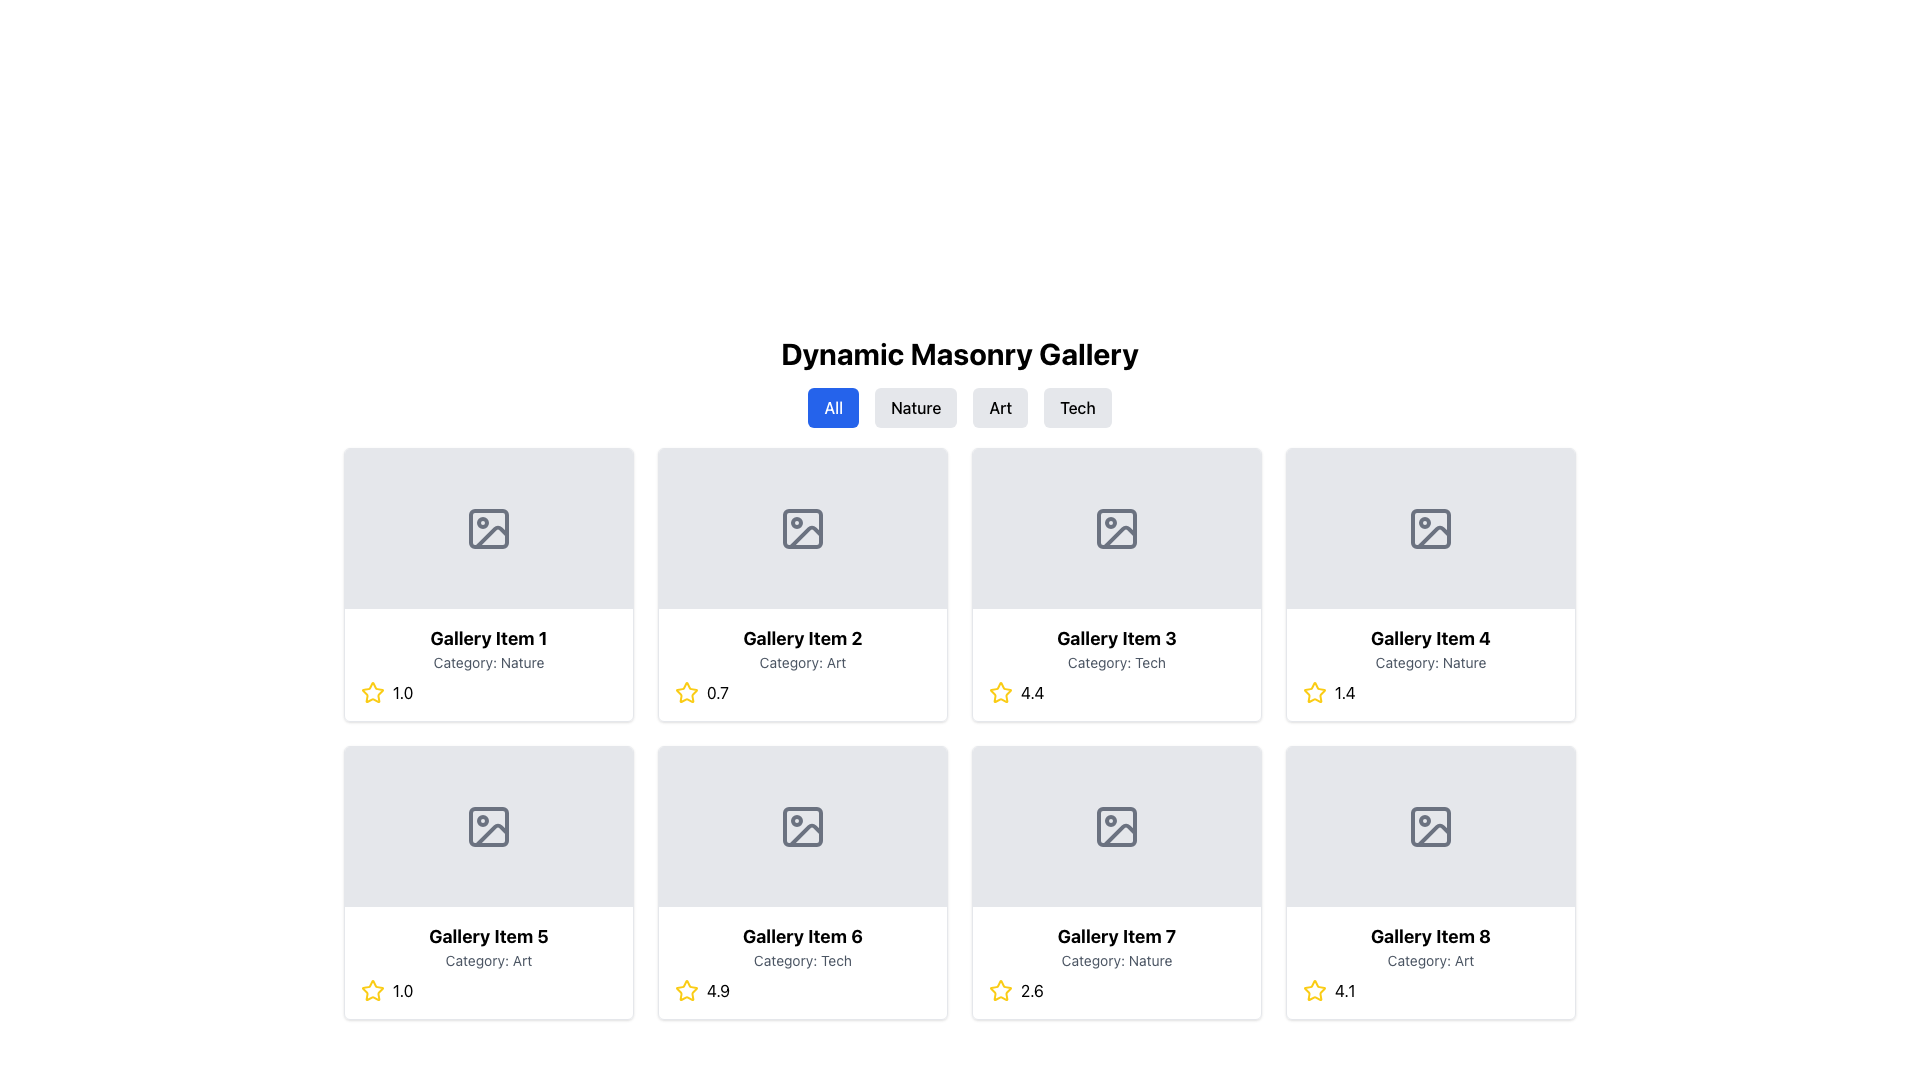  Describe the element at coordinates (1429, 937) in the screenshot. I see `the bold, large-sized text 'Gallery Item 8', which is located above 'Category: Art' in the bottom-right section of the gallery grid` at that location.